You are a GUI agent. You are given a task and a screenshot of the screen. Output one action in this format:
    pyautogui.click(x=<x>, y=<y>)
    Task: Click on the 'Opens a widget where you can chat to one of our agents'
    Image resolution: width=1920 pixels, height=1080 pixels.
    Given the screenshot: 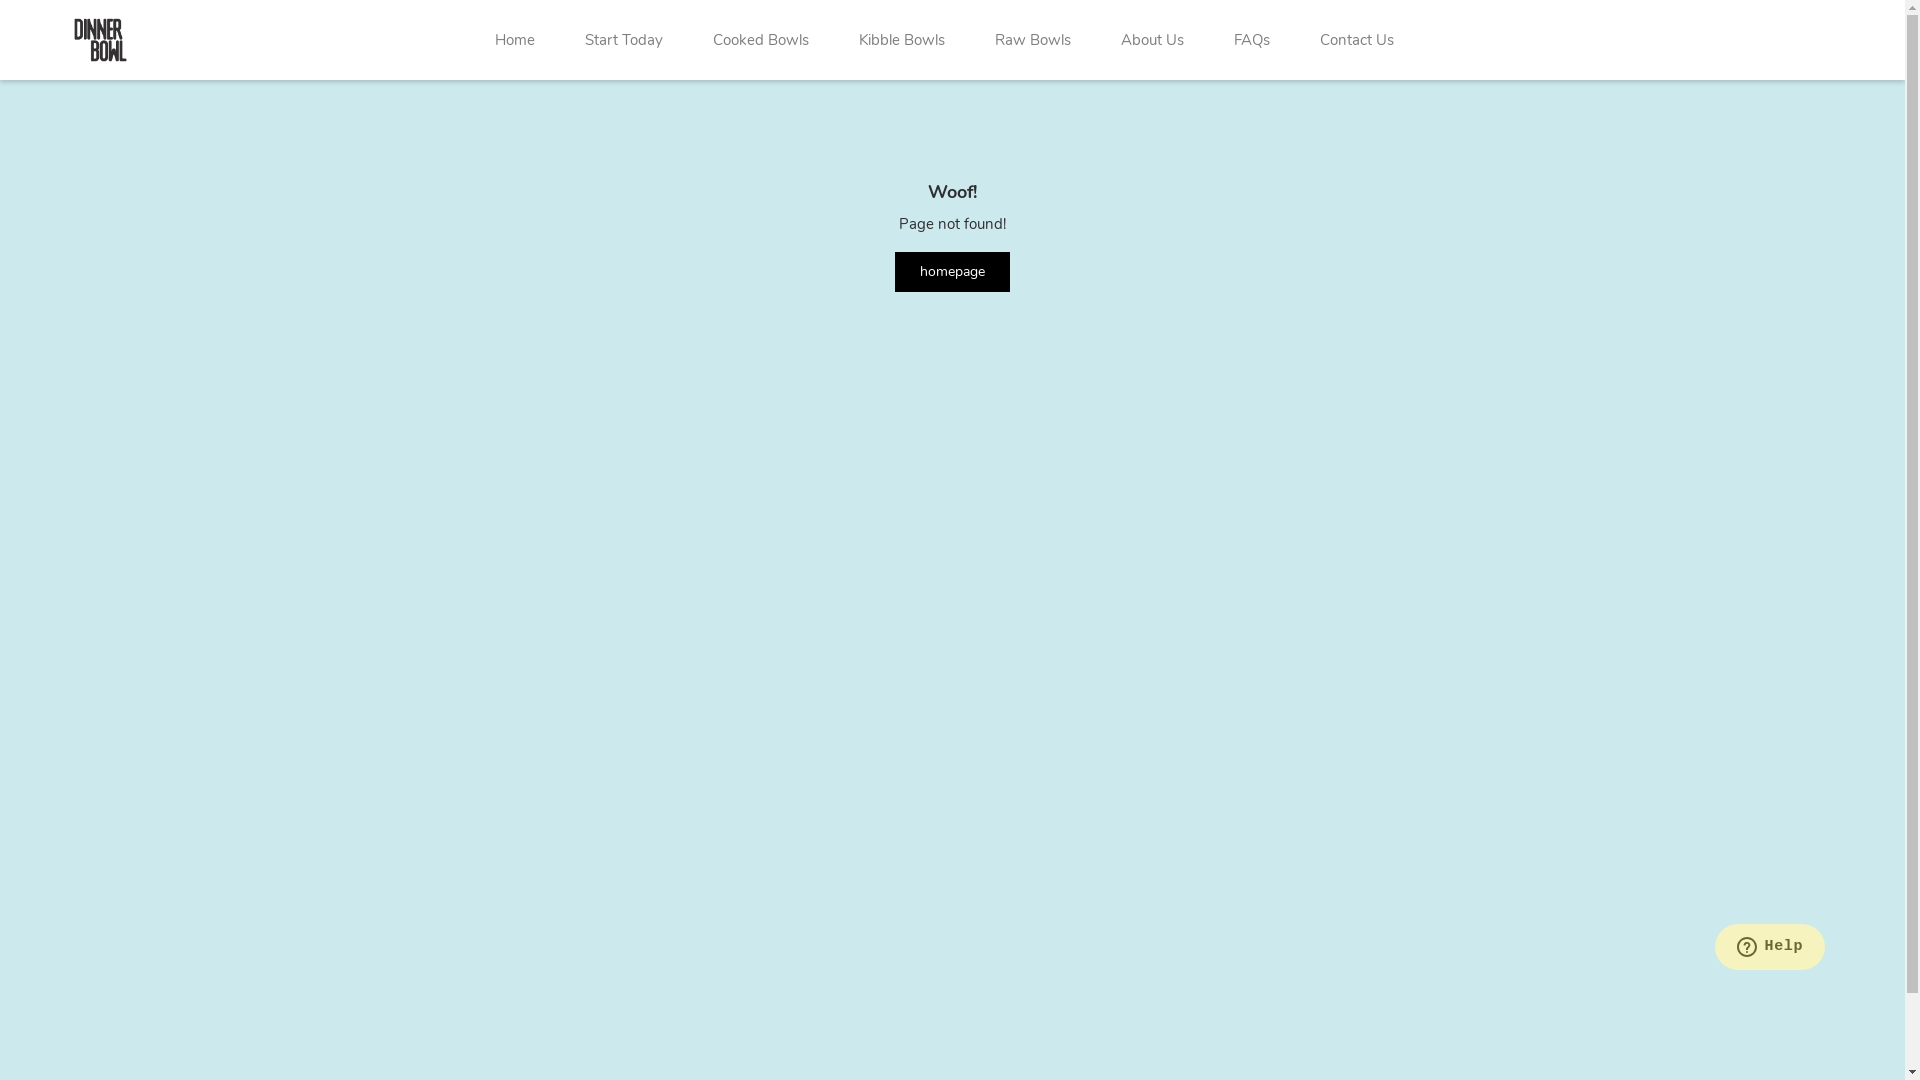 What is the action you would take?
    pyautogui.click(x=1769, y=947)
    